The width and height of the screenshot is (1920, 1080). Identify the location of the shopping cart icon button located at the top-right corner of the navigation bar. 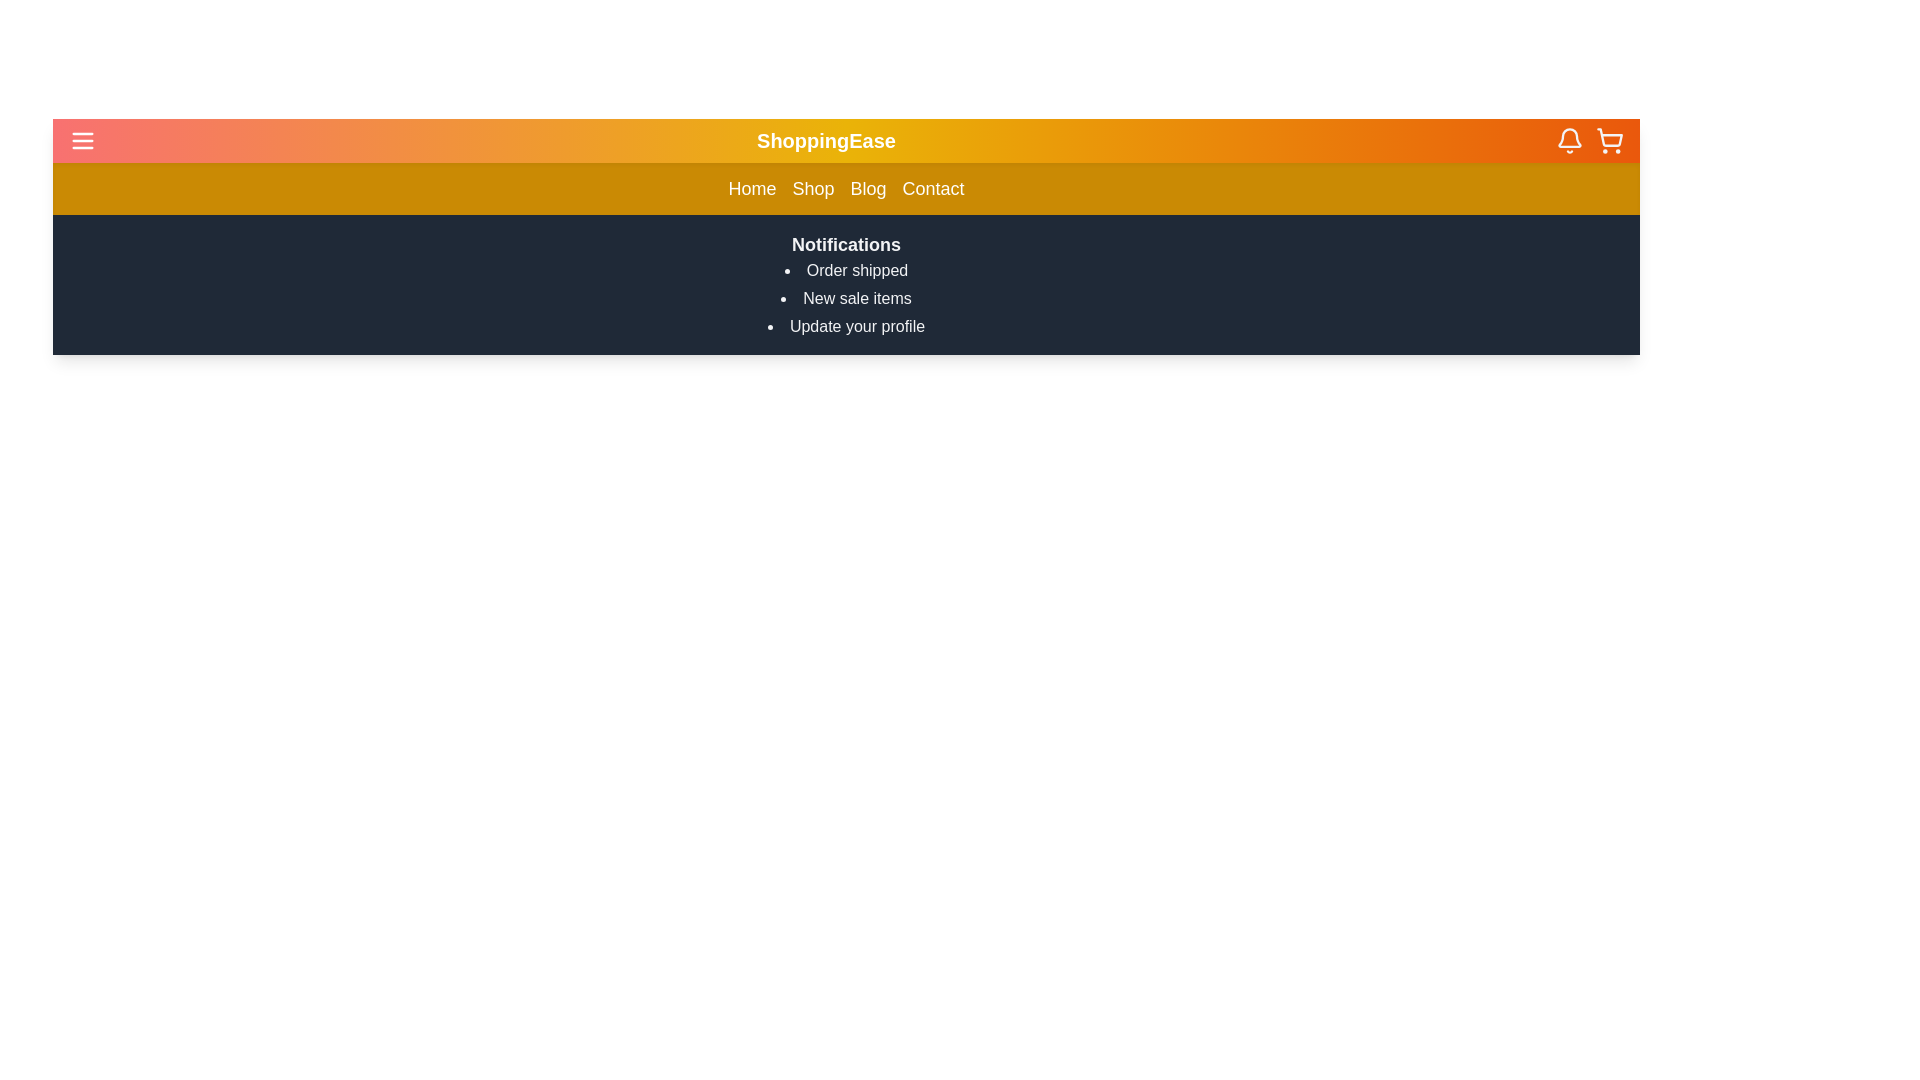
(1588, 140).